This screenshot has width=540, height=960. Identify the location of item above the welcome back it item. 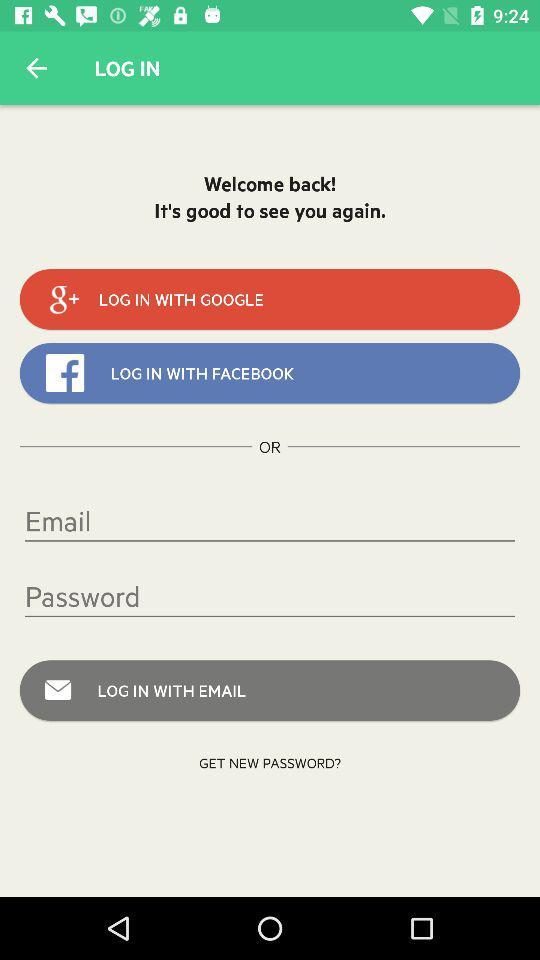
(36, 68).